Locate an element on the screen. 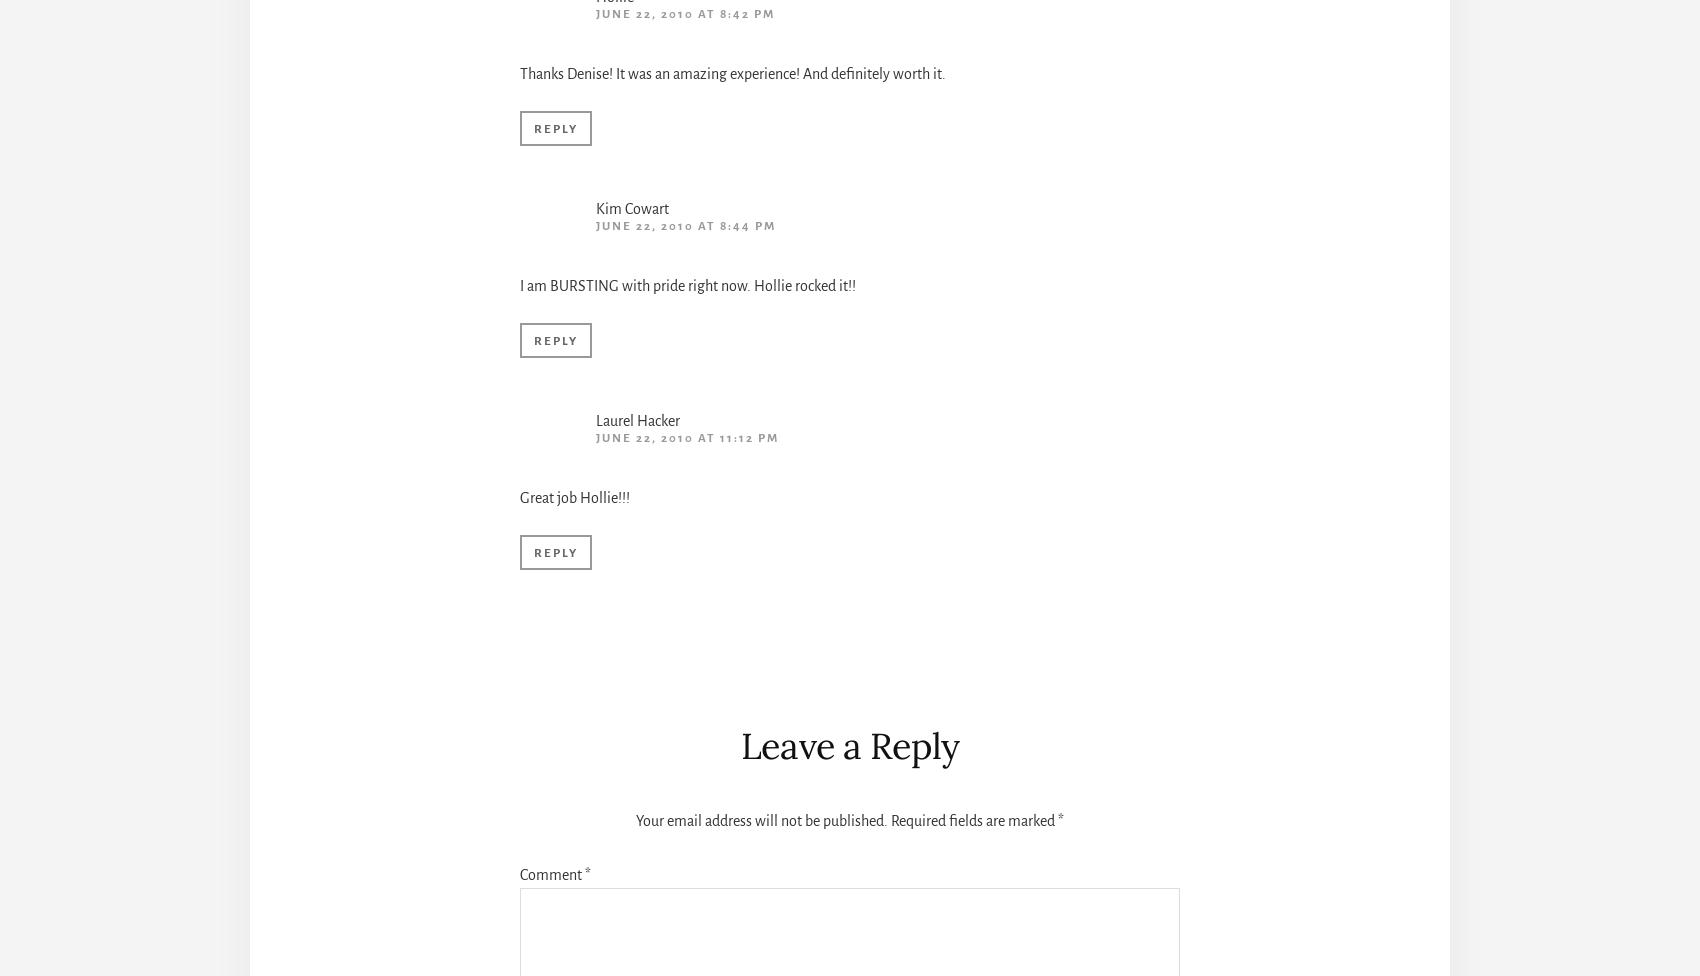  'June 22, 2010 at 8:42 pm' is located at coordinates (595, 14).